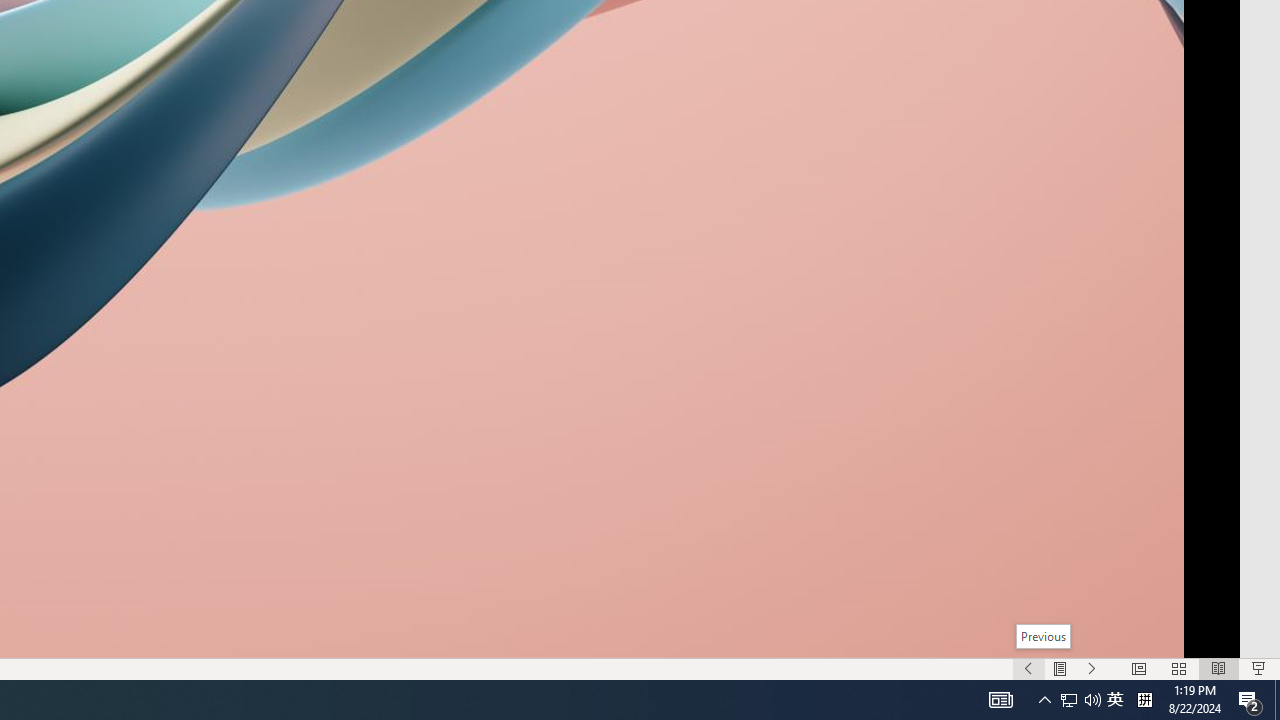  Describe the element at coordinates (1028, 669) in the screenshot. I see `'Slide Show Previous On'` at that location.